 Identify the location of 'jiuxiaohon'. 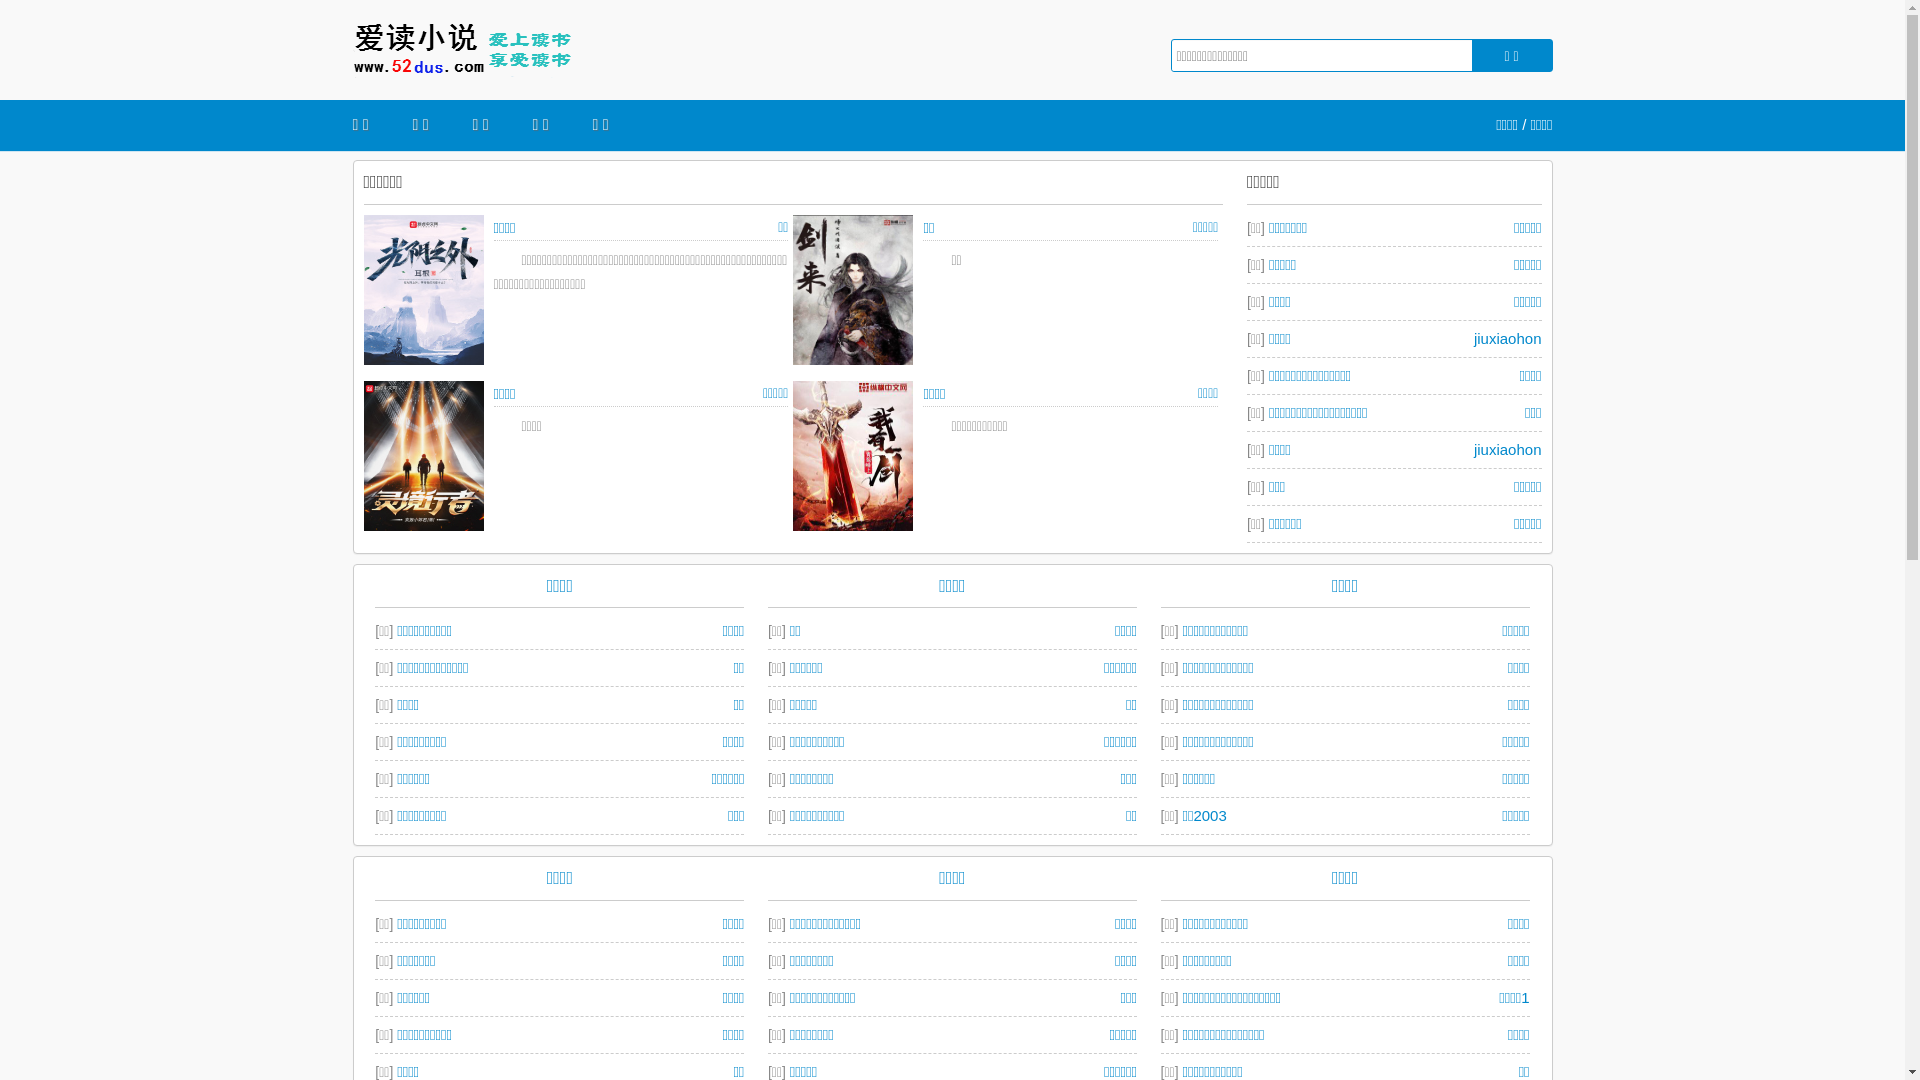
(1507, 447).